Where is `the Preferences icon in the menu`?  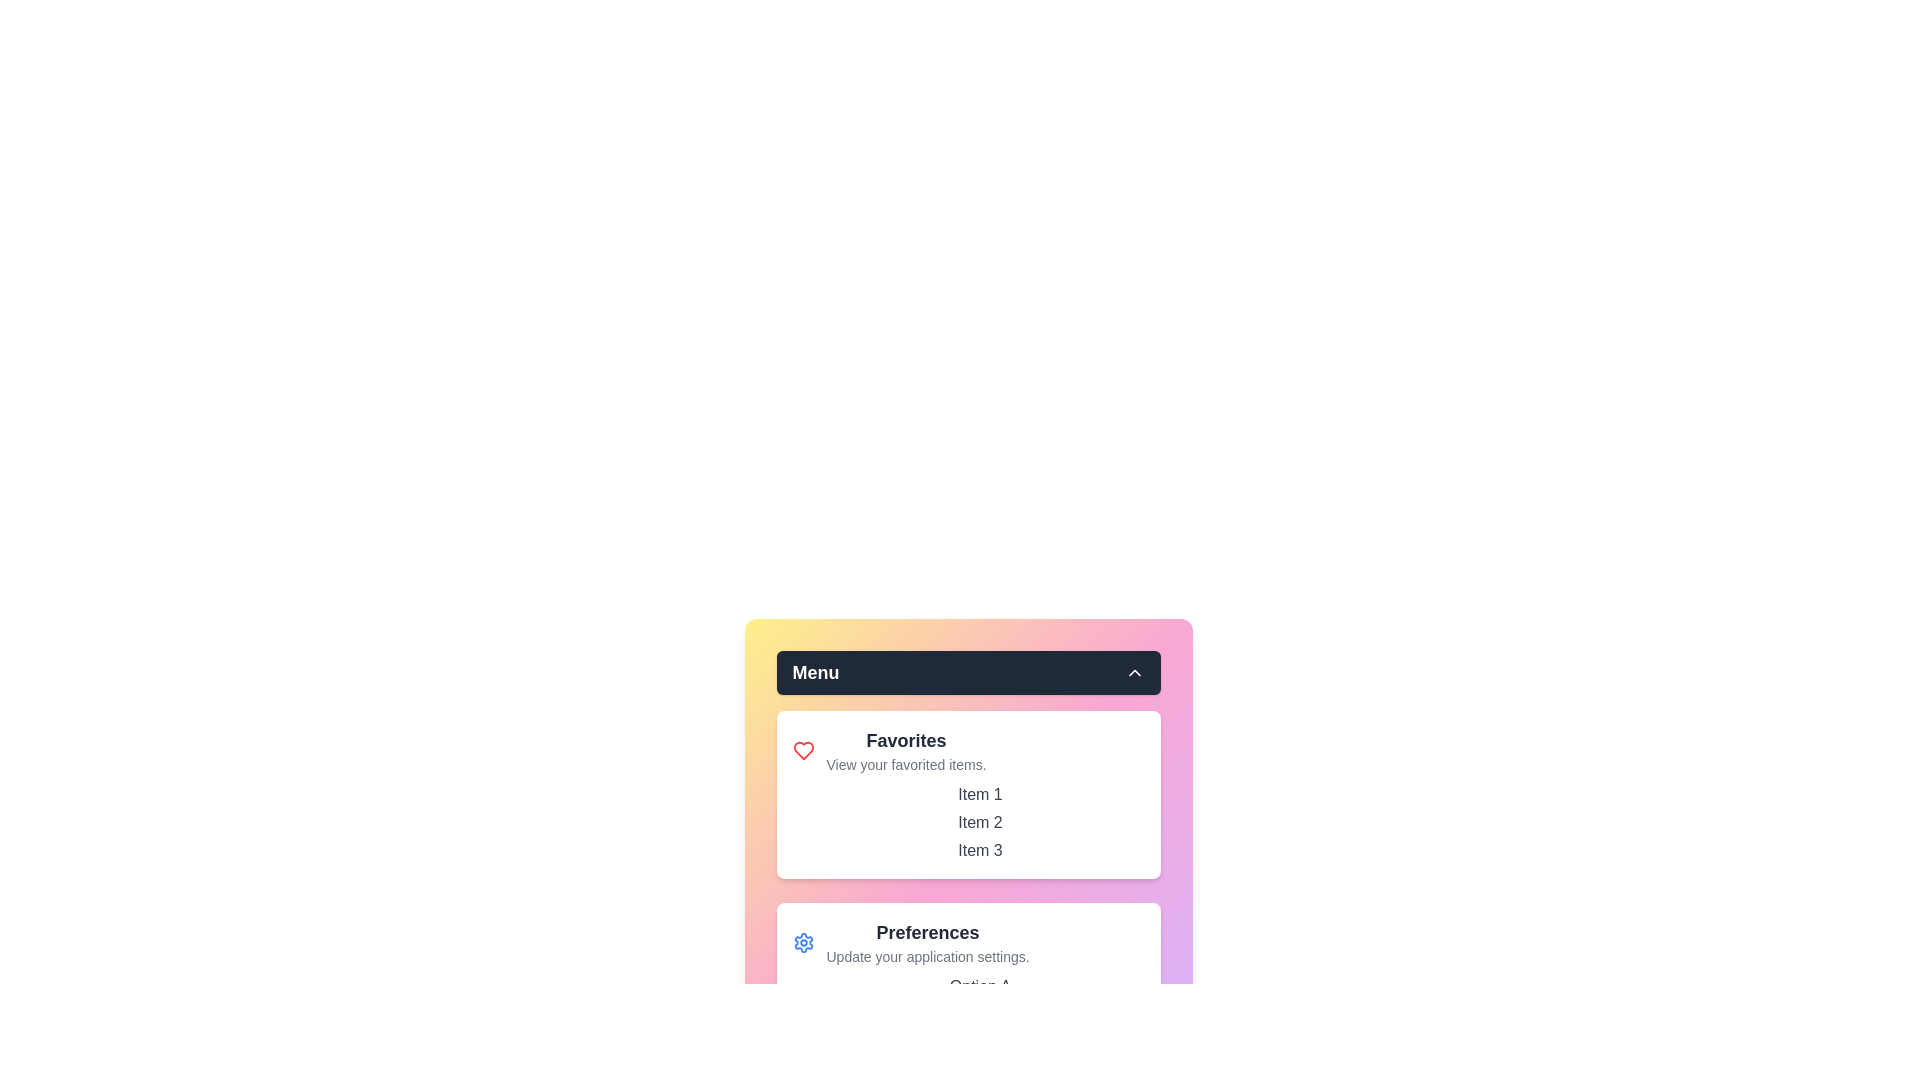 the Preferences icon in the menu is located at coordinates (803, 942).